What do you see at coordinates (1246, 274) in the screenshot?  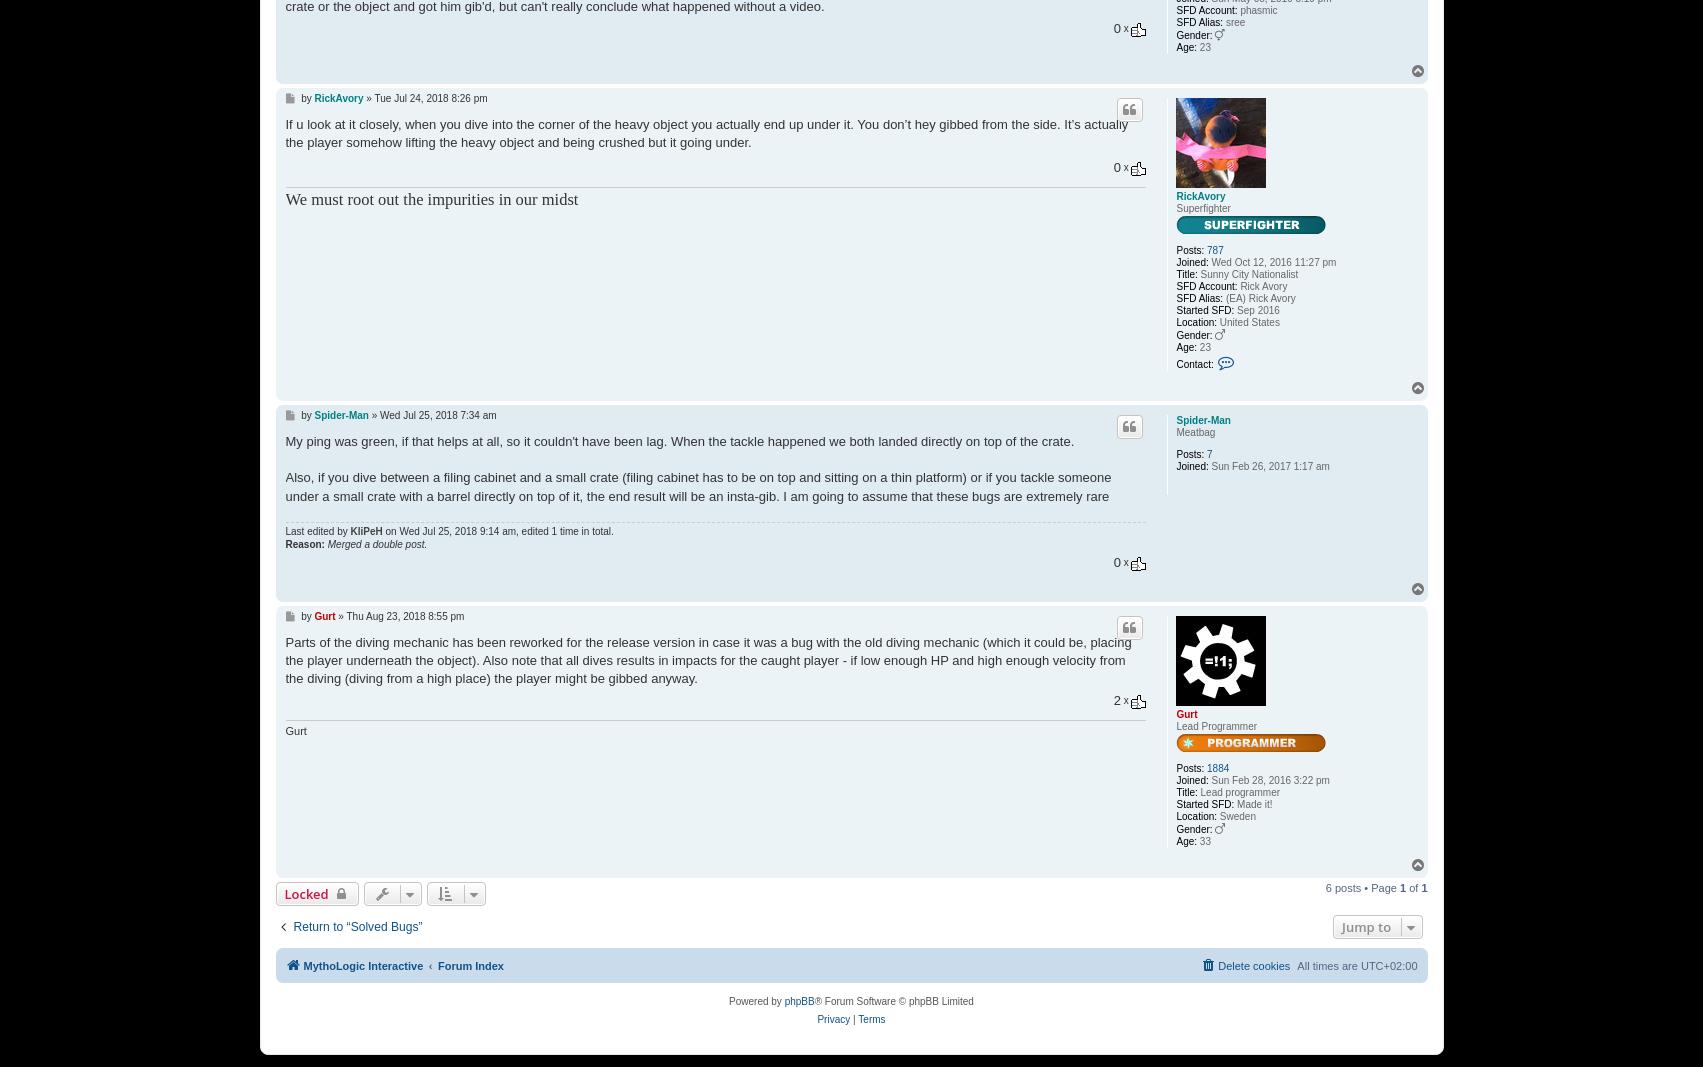 I see `'Sunny City Nationalist'` at bounding box center [1246, 274].